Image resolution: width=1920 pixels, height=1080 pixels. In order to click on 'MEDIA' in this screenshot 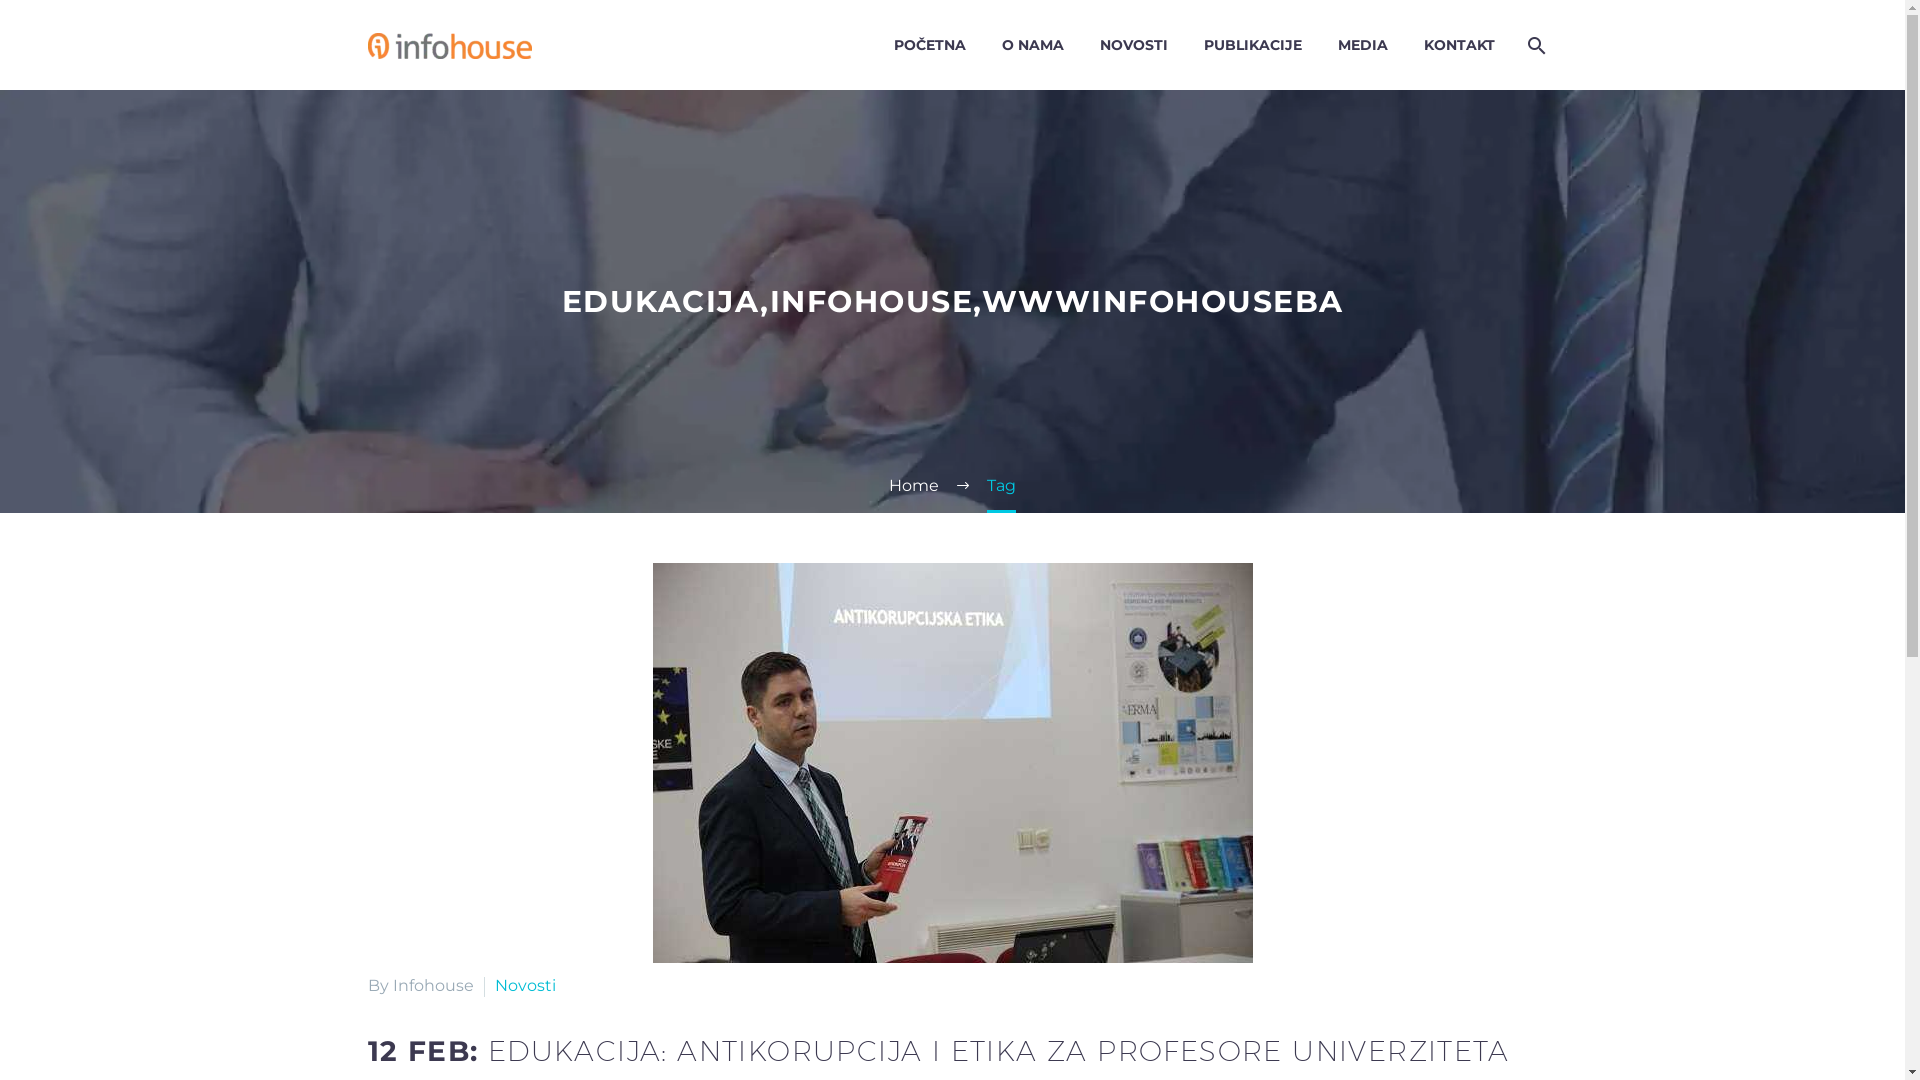, I will do `click(1321, 45)`.